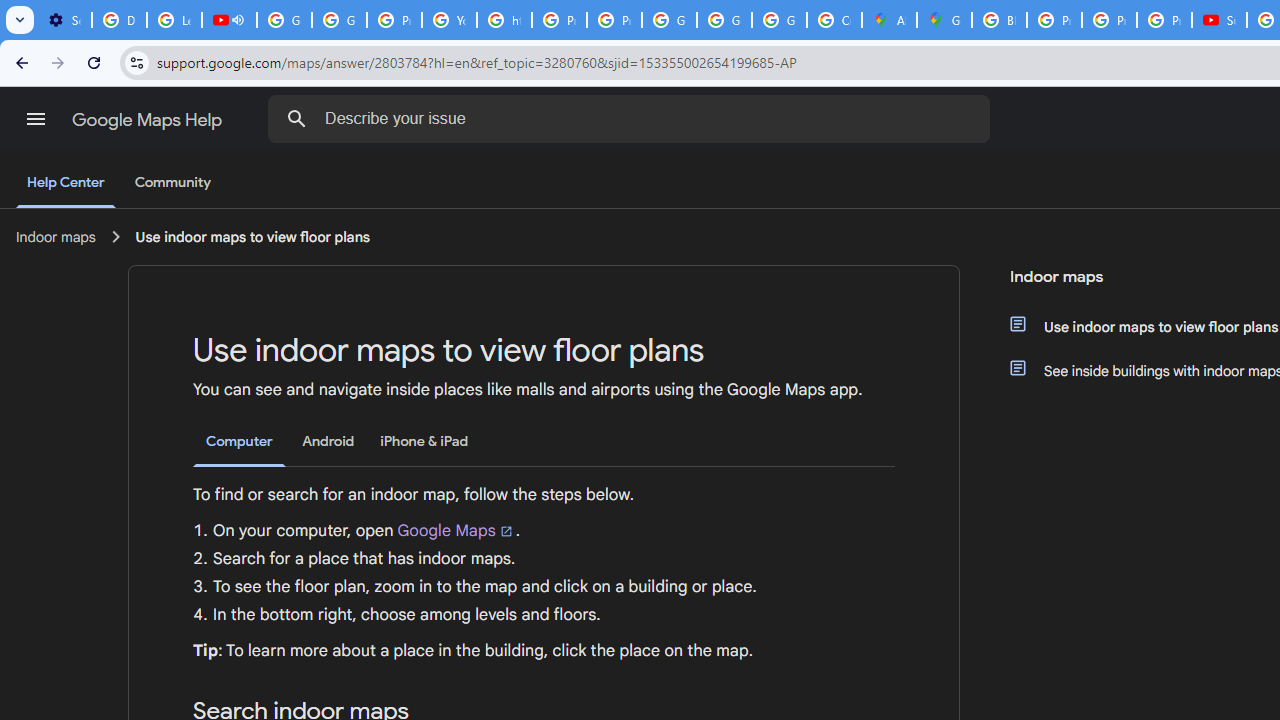 The width and height of the screenshot is (1280, 720). What do you see at coordinates (448, 20) in the screenshot?
I see `'YouTube'` at bounding box center [448, 20].